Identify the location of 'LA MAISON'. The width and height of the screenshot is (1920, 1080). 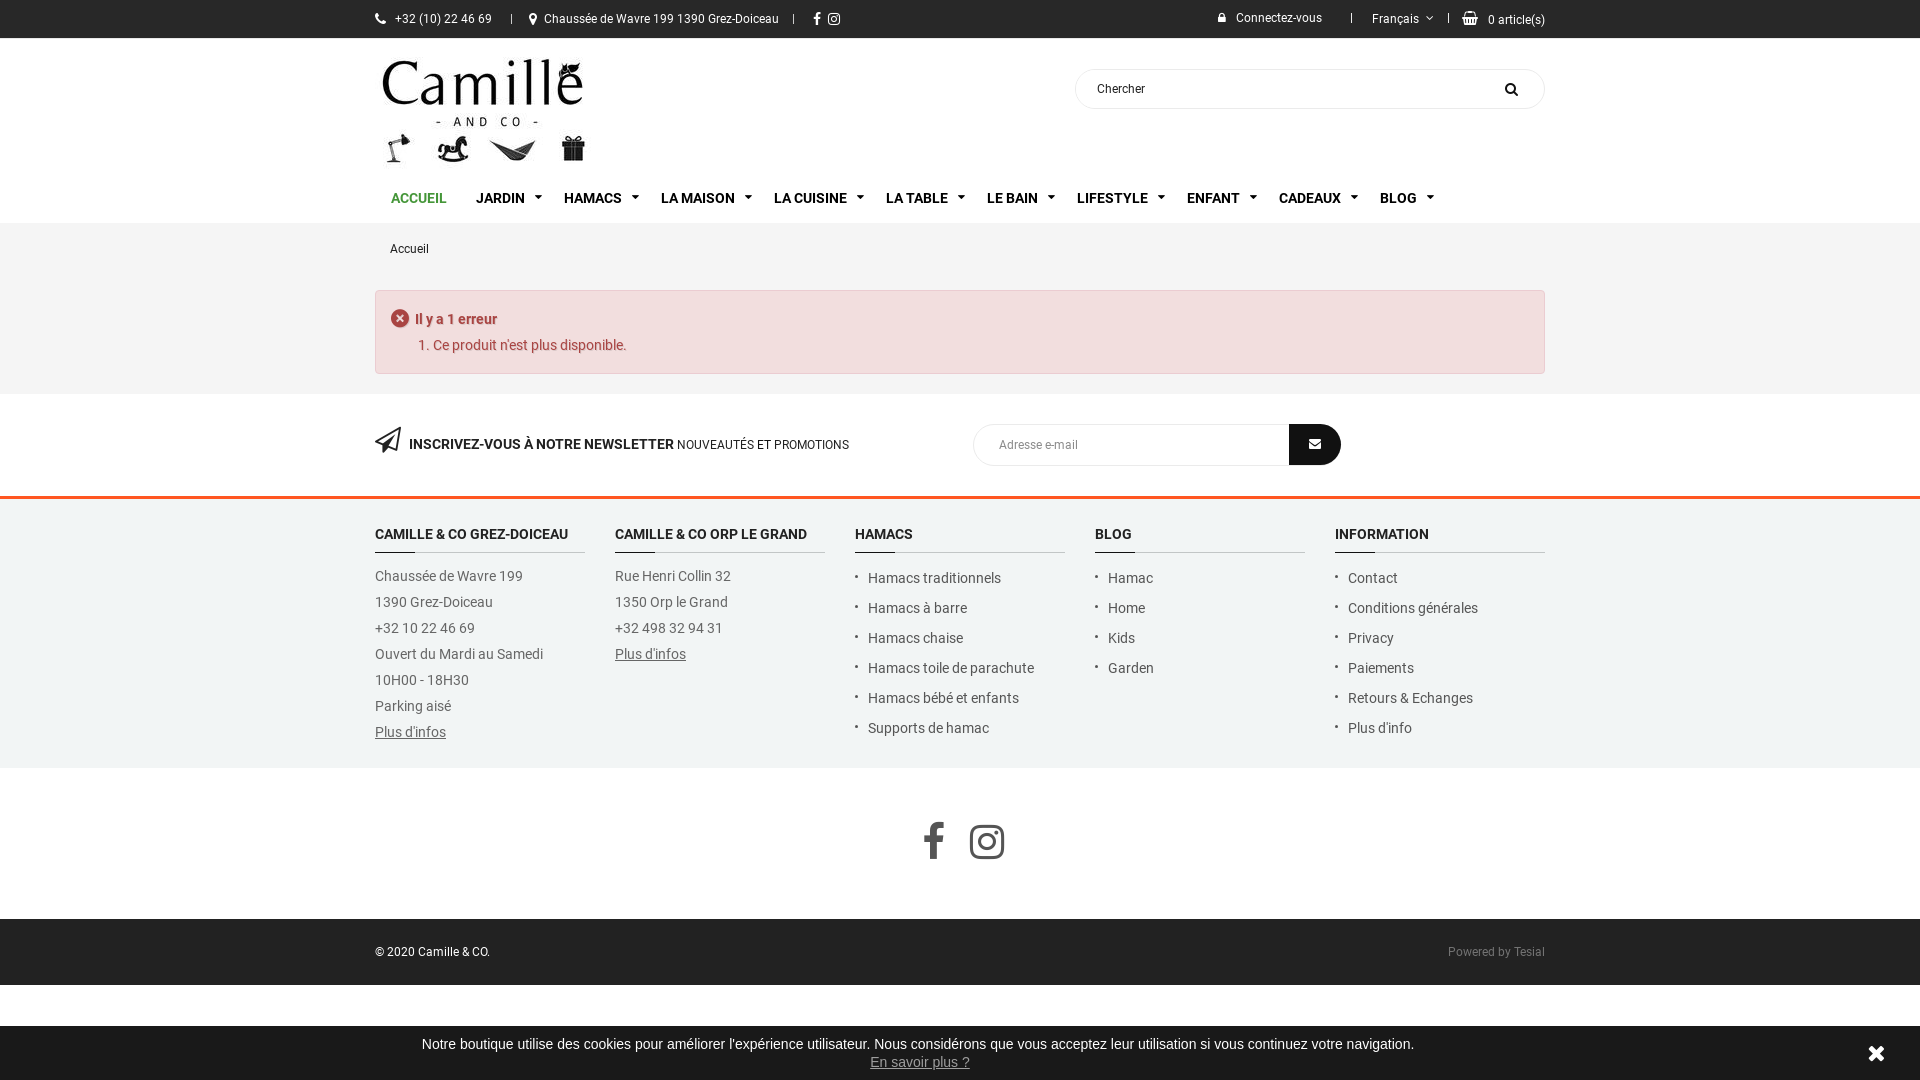
(648, 197).